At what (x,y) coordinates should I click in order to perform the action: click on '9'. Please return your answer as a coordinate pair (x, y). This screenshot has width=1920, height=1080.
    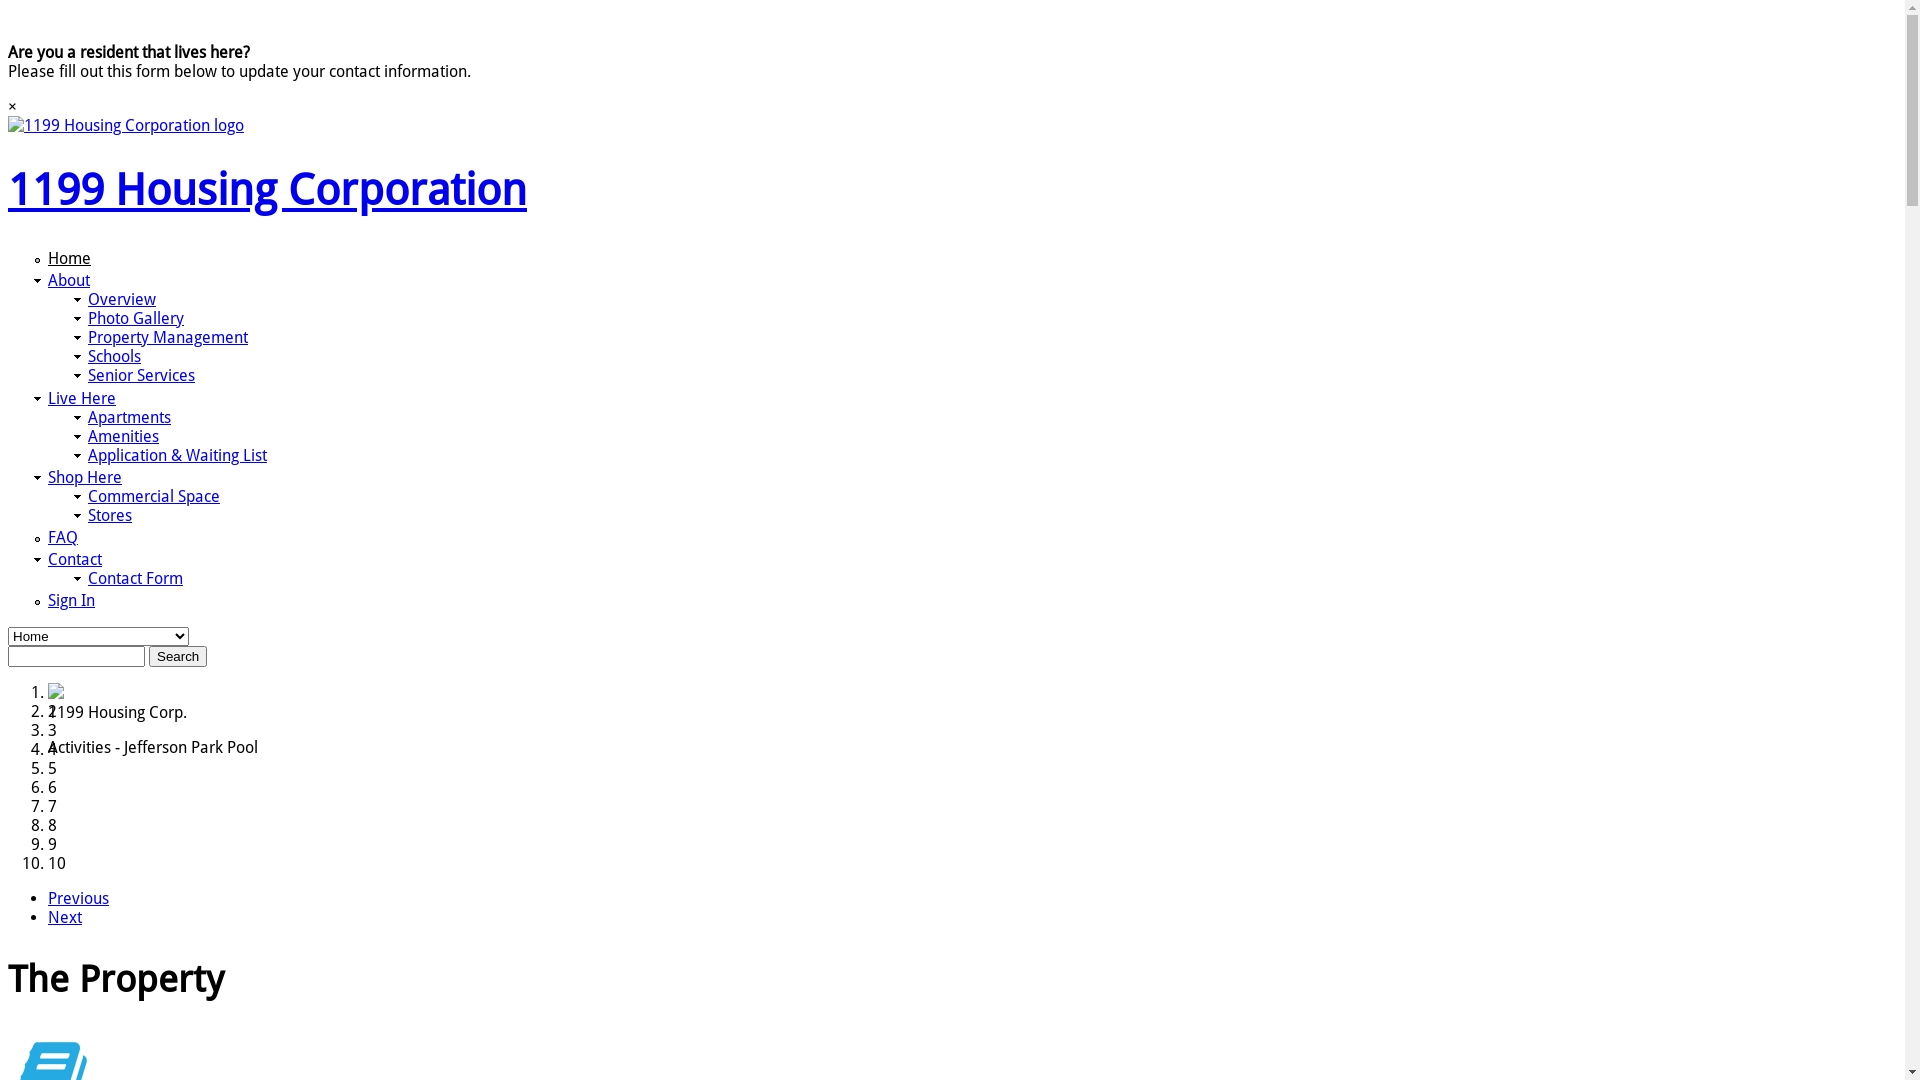
    Looking at the image, I should click on (52, 844).